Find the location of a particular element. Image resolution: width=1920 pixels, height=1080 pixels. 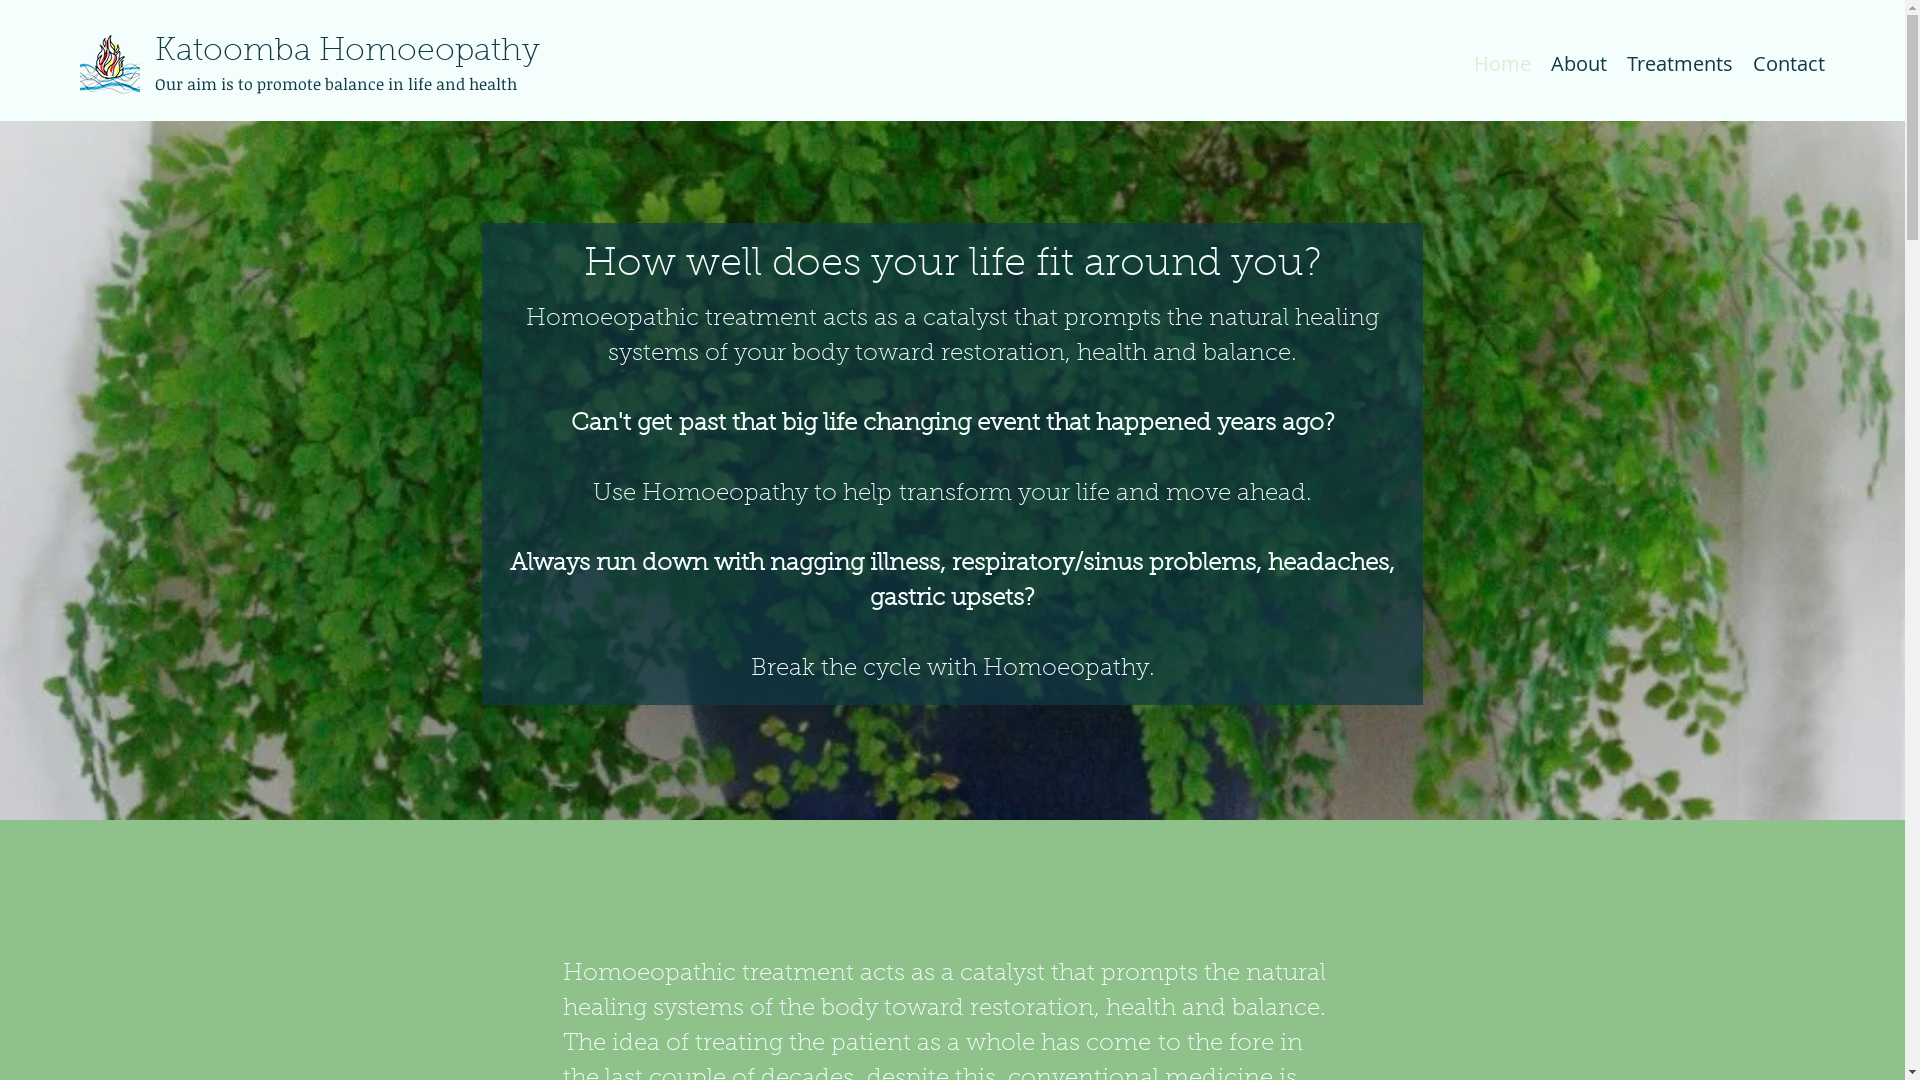

'Katoomba Homoeopathy' is located at coordinates (347, 50).